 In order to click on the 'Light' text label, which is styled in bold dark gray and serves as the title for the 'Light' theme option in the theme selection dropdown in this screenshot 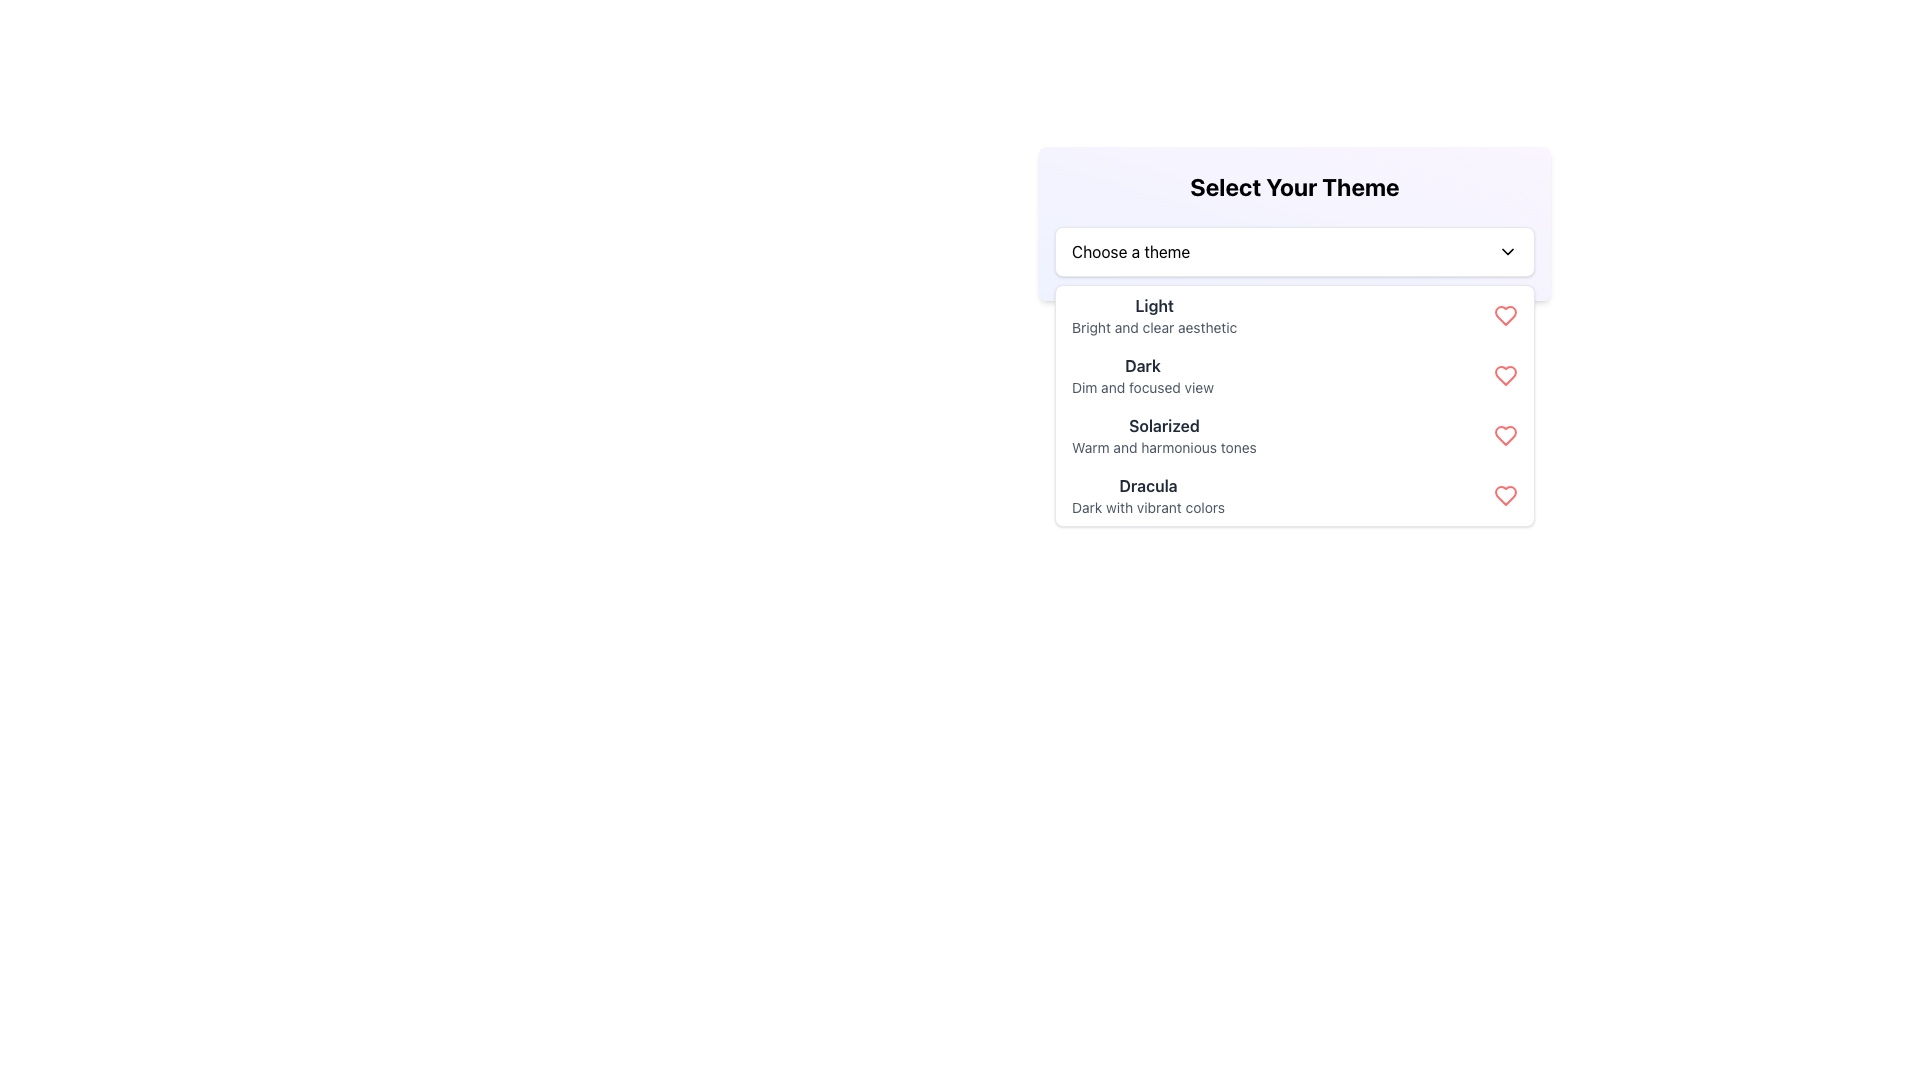, I will do `click(1154, 305)`.